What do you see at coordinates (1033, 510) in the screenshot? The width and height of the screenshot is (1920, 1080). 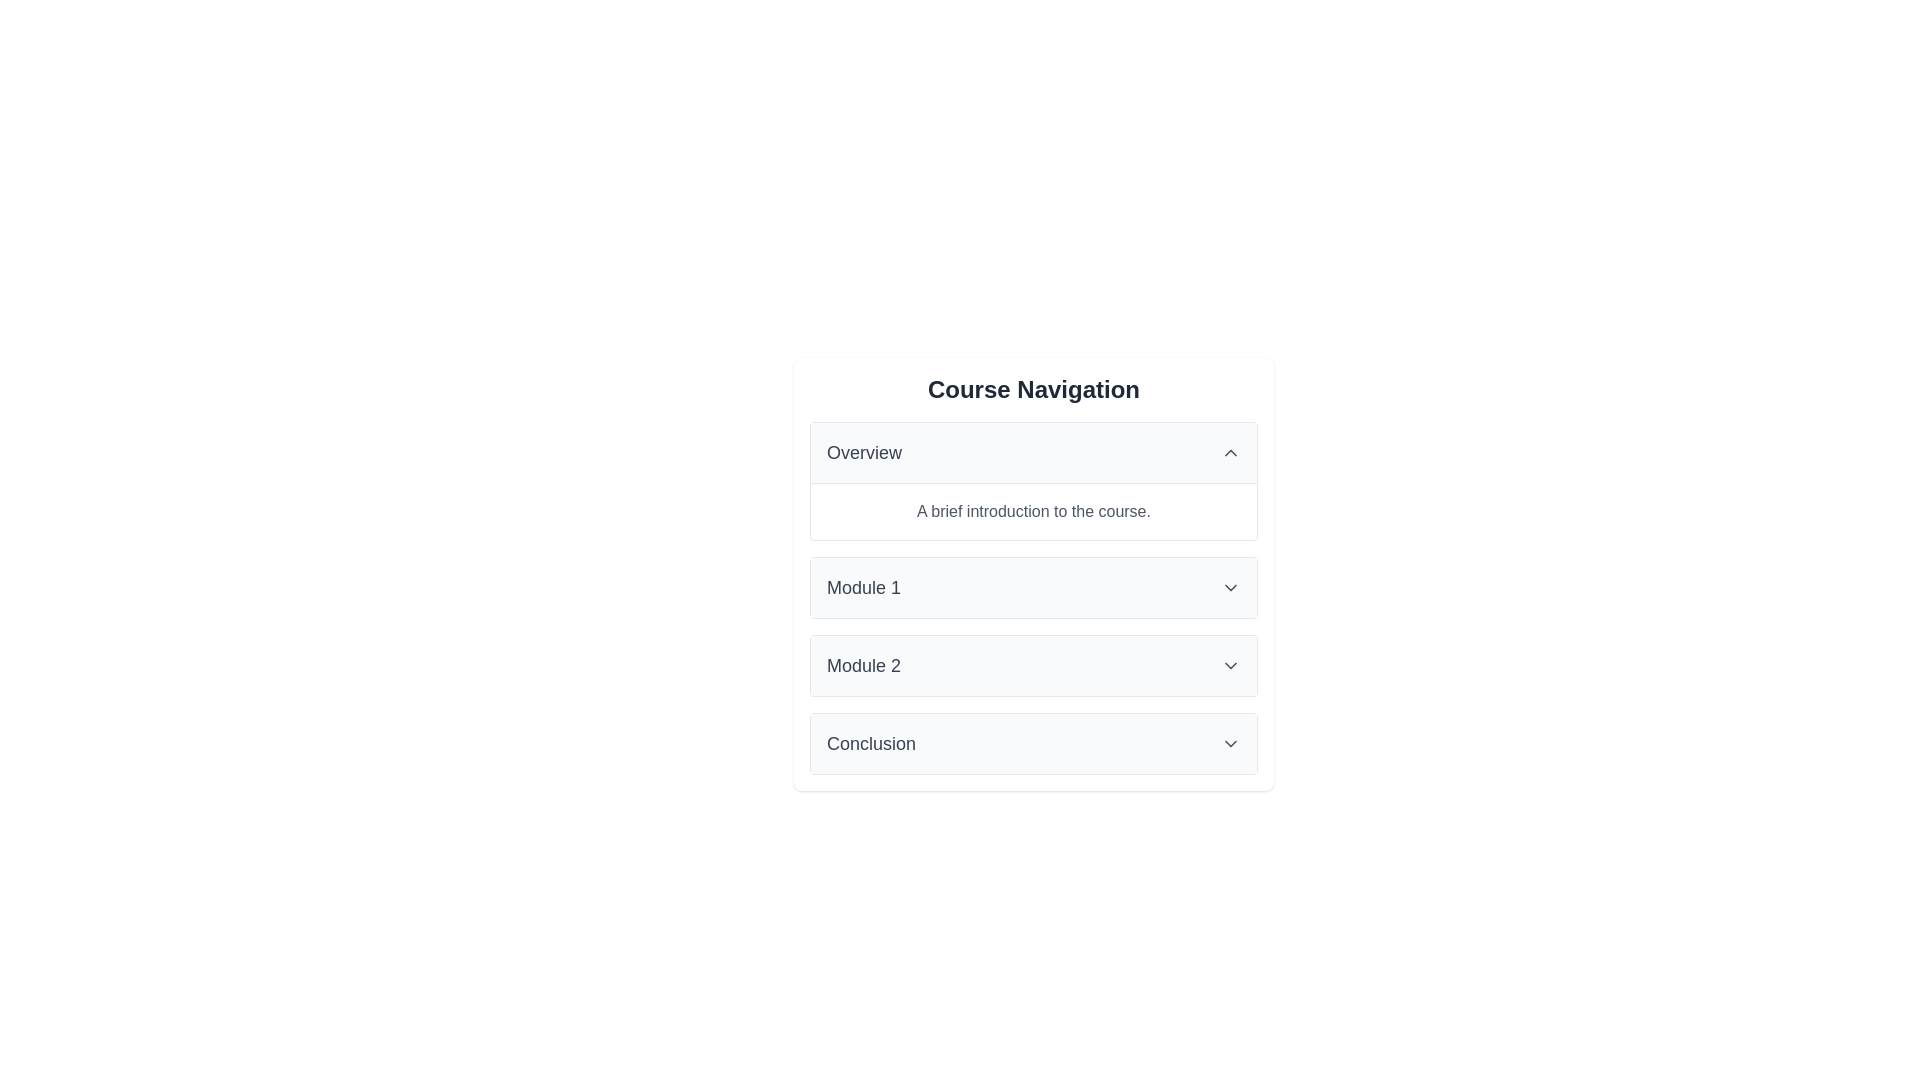 I see `the text block containing 'A brief introduction to the course.' which is styled in gray font and placed below the 'Overview' section` at bounding box center [1033, 510].